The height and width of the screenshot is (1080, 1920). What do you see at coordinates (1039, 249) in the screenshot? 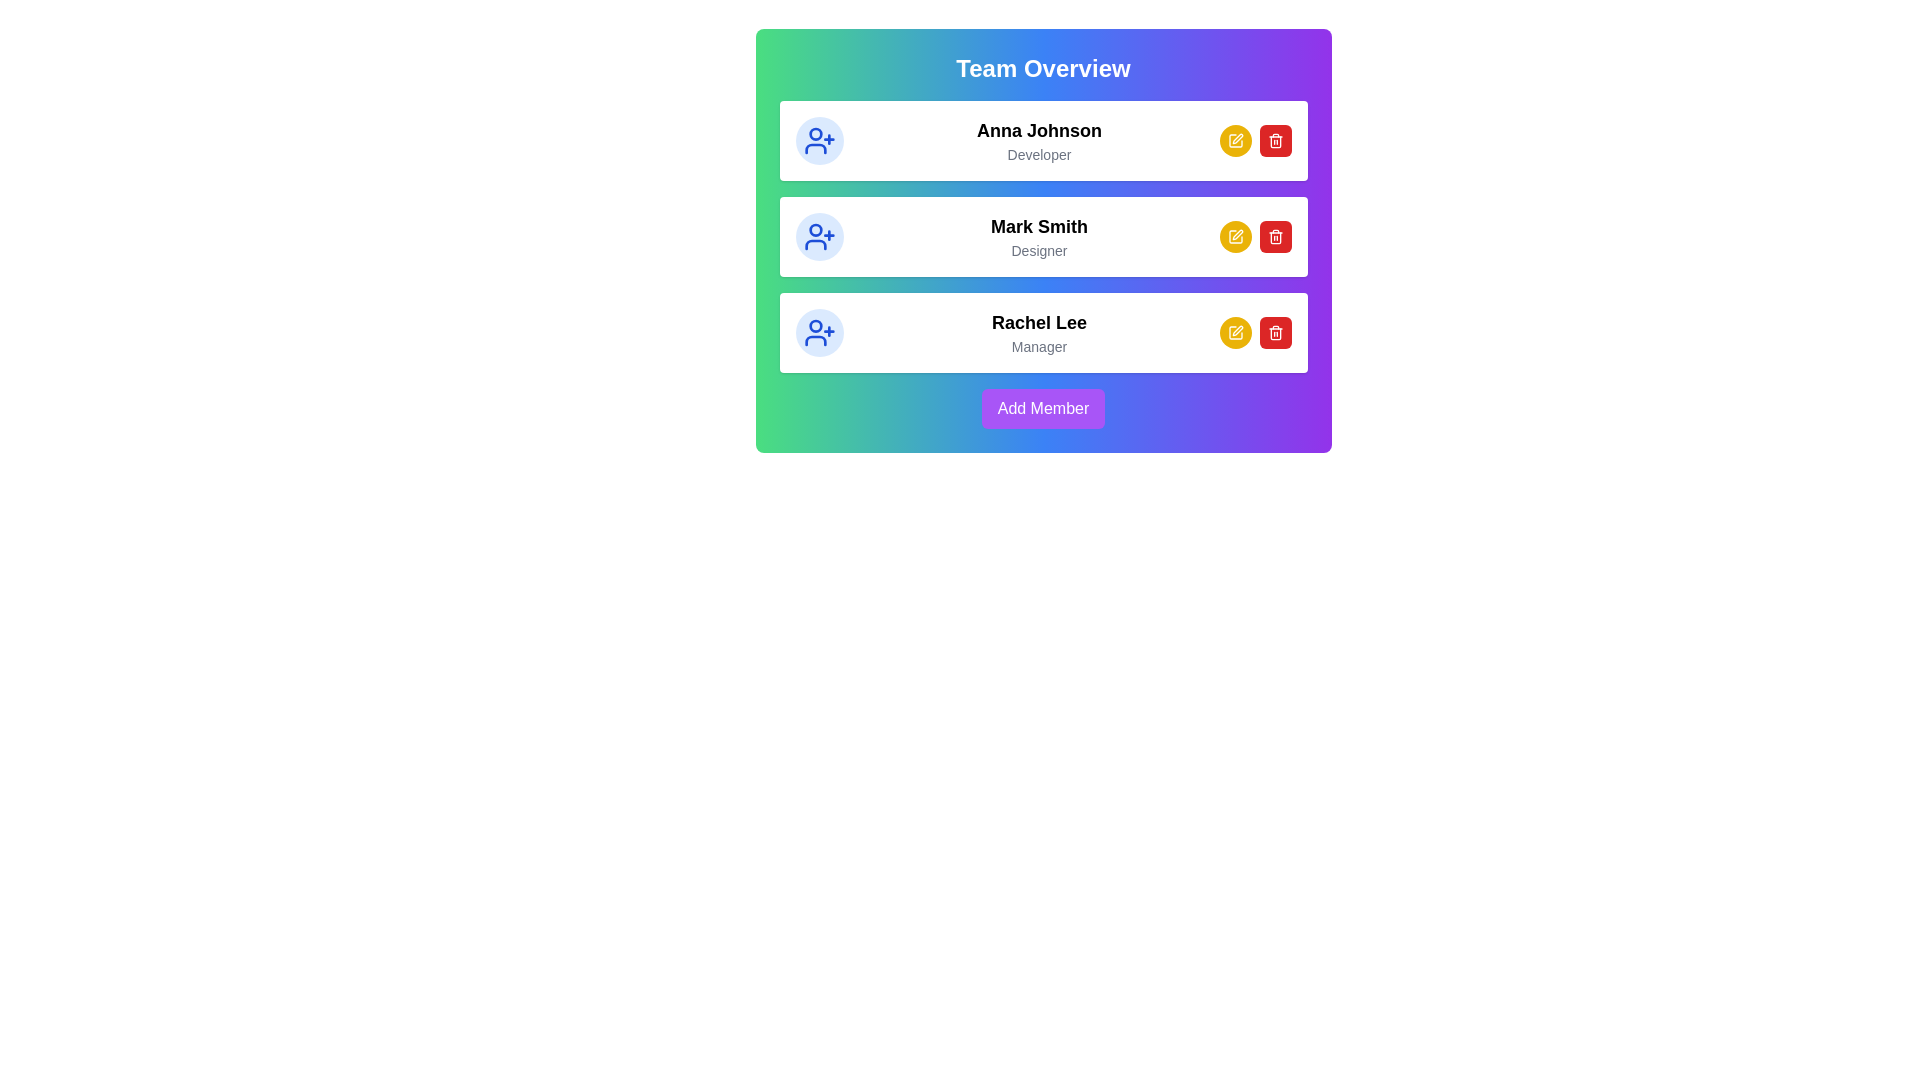
I see `the text field displaying 'Designer' located beneath the 'Mark Smith' title text` at bounding box center [1039, 249].